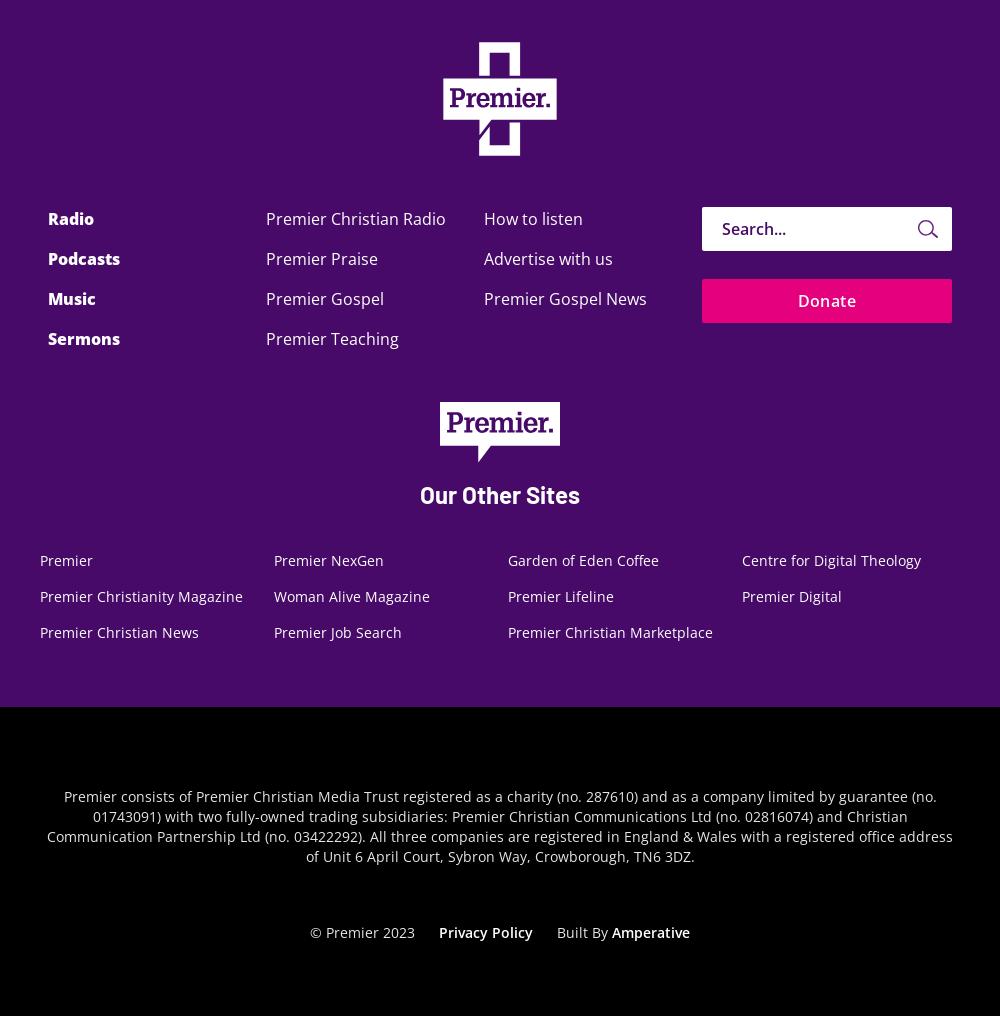 Image resolution: width=1000 pixels, height=1016 pixels. What do you see at coordinates (328, 559) in the screenshot?
I see `'Premier NexGen'` at bounding box center [328, 559].